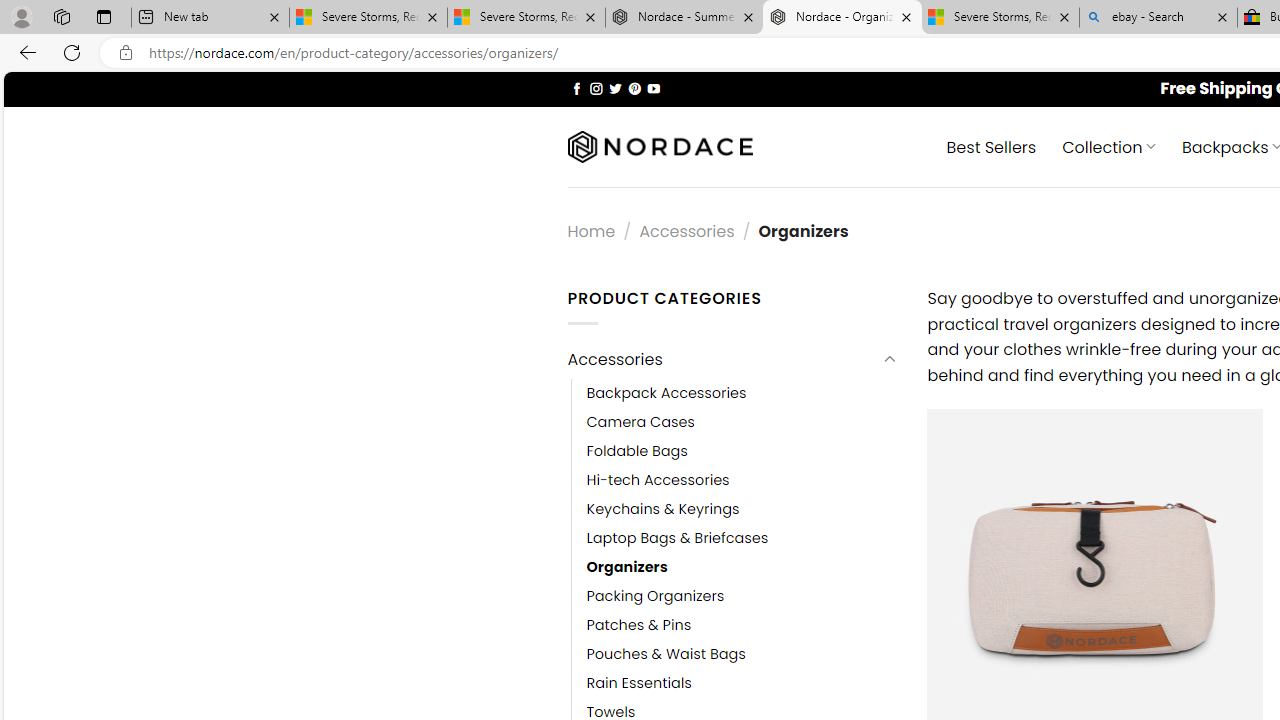 The height and width of the screenshot is (720, 1280). I want to click on 'Pouches & Waist Bags', so click(666, 655).